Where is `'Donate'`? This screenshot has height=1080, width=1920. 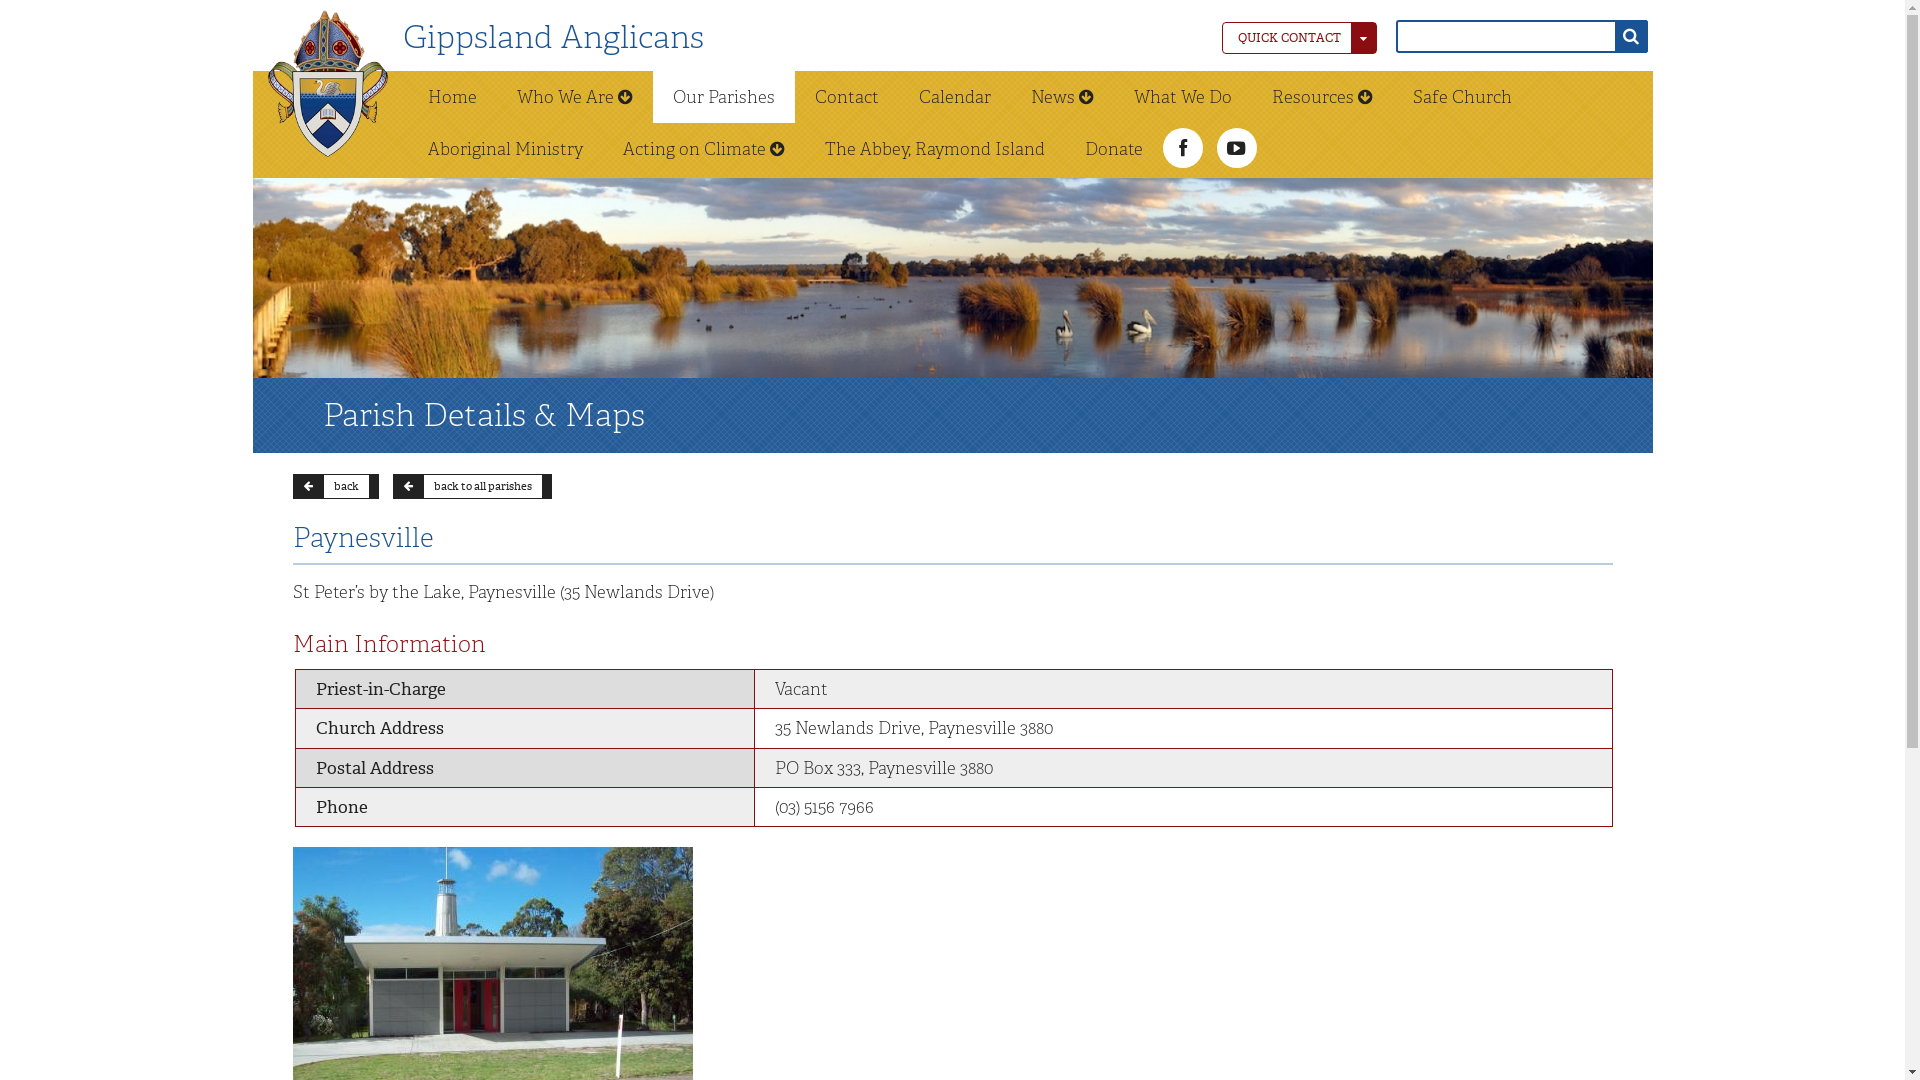 'Donate' is located at coordinates (1112, 148).